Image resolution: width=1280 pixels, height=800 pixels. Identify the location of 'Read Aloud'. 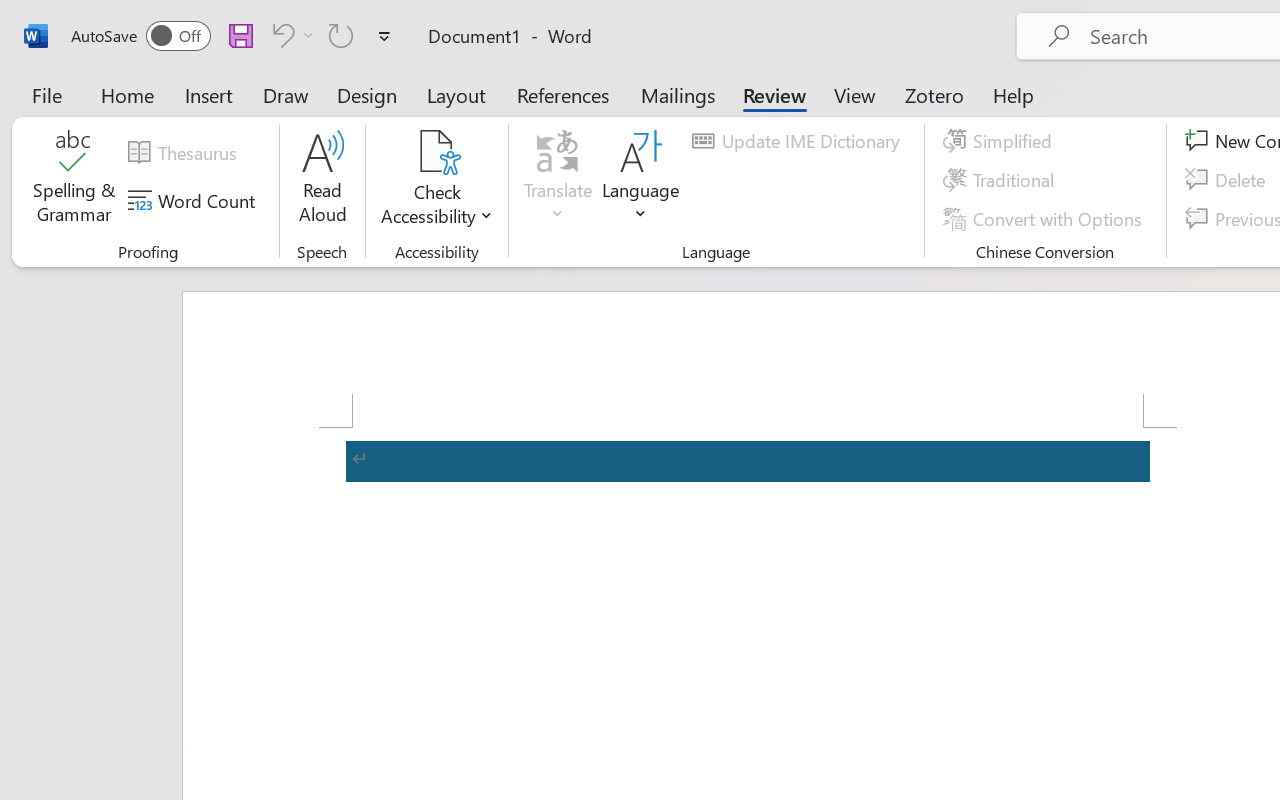
(323, 179).